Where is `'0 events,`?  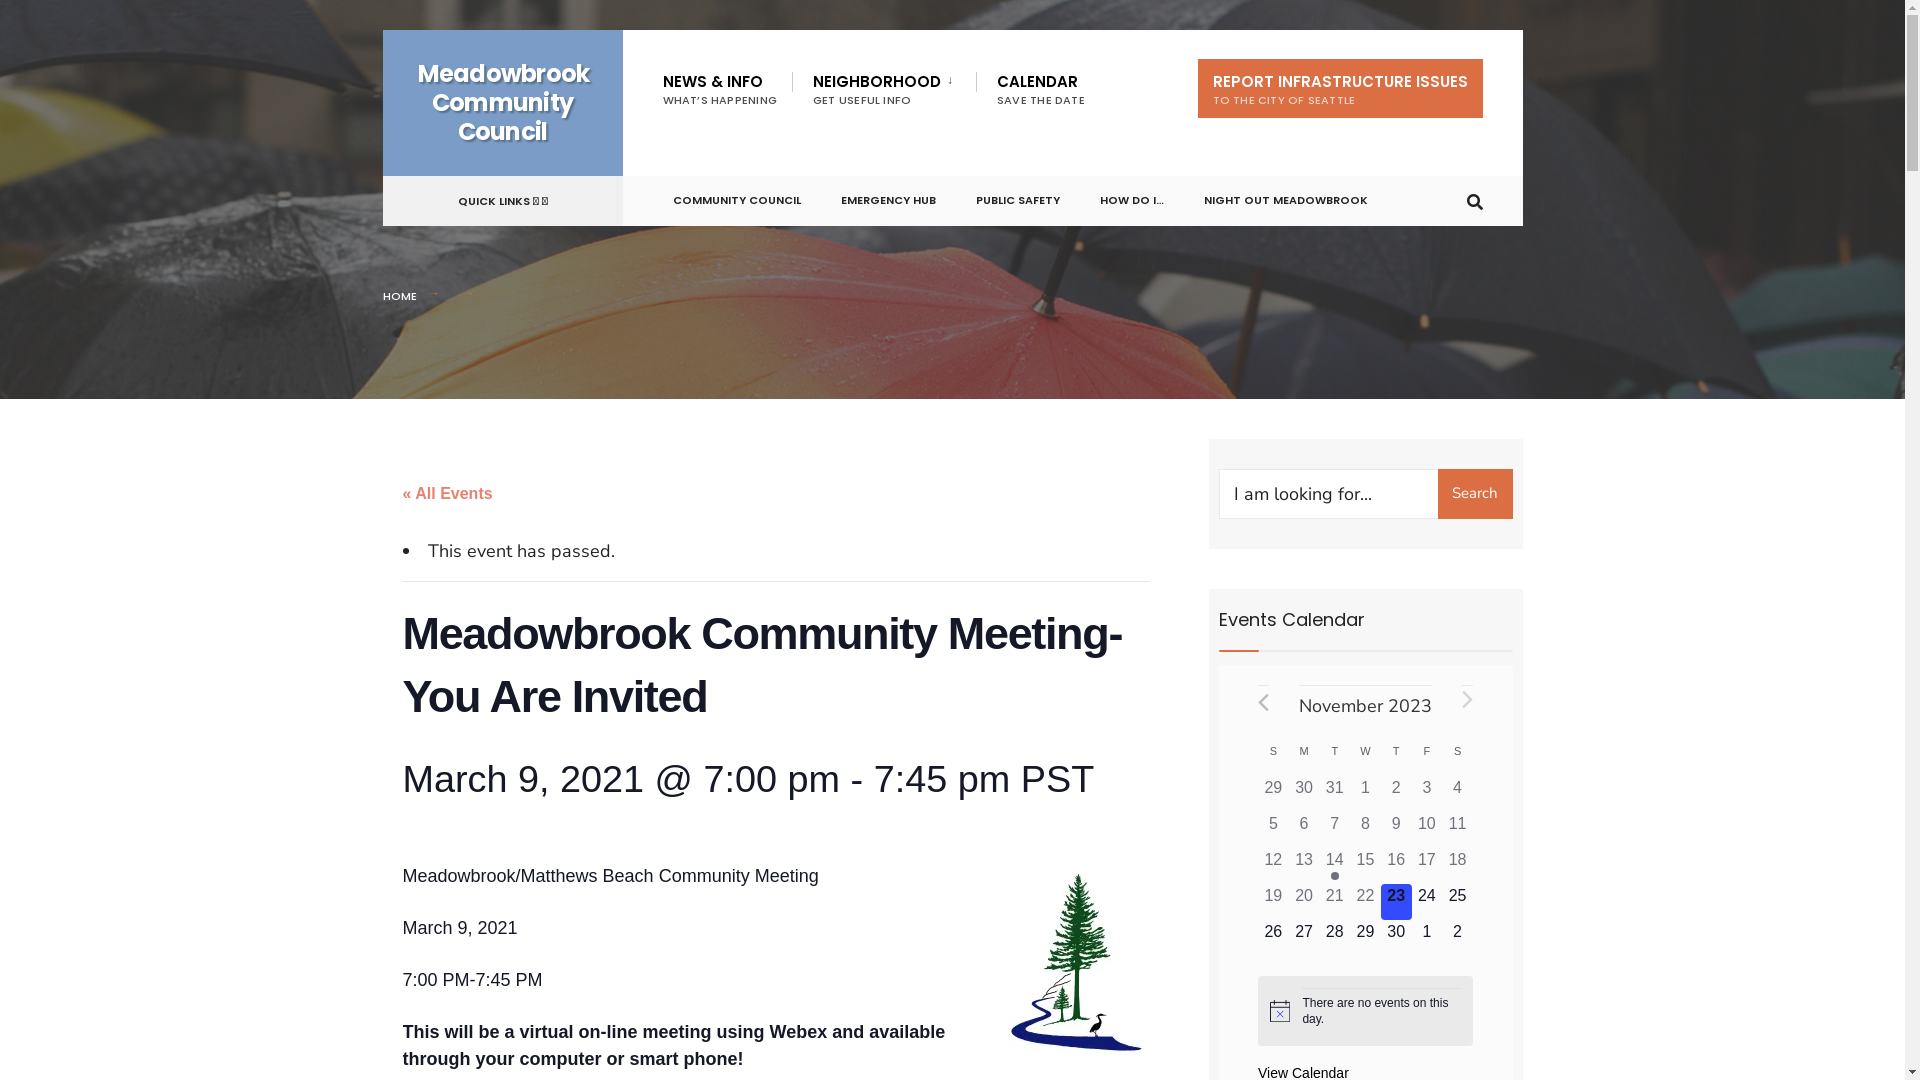 '0 events, is located at coordinates (1457, 829).